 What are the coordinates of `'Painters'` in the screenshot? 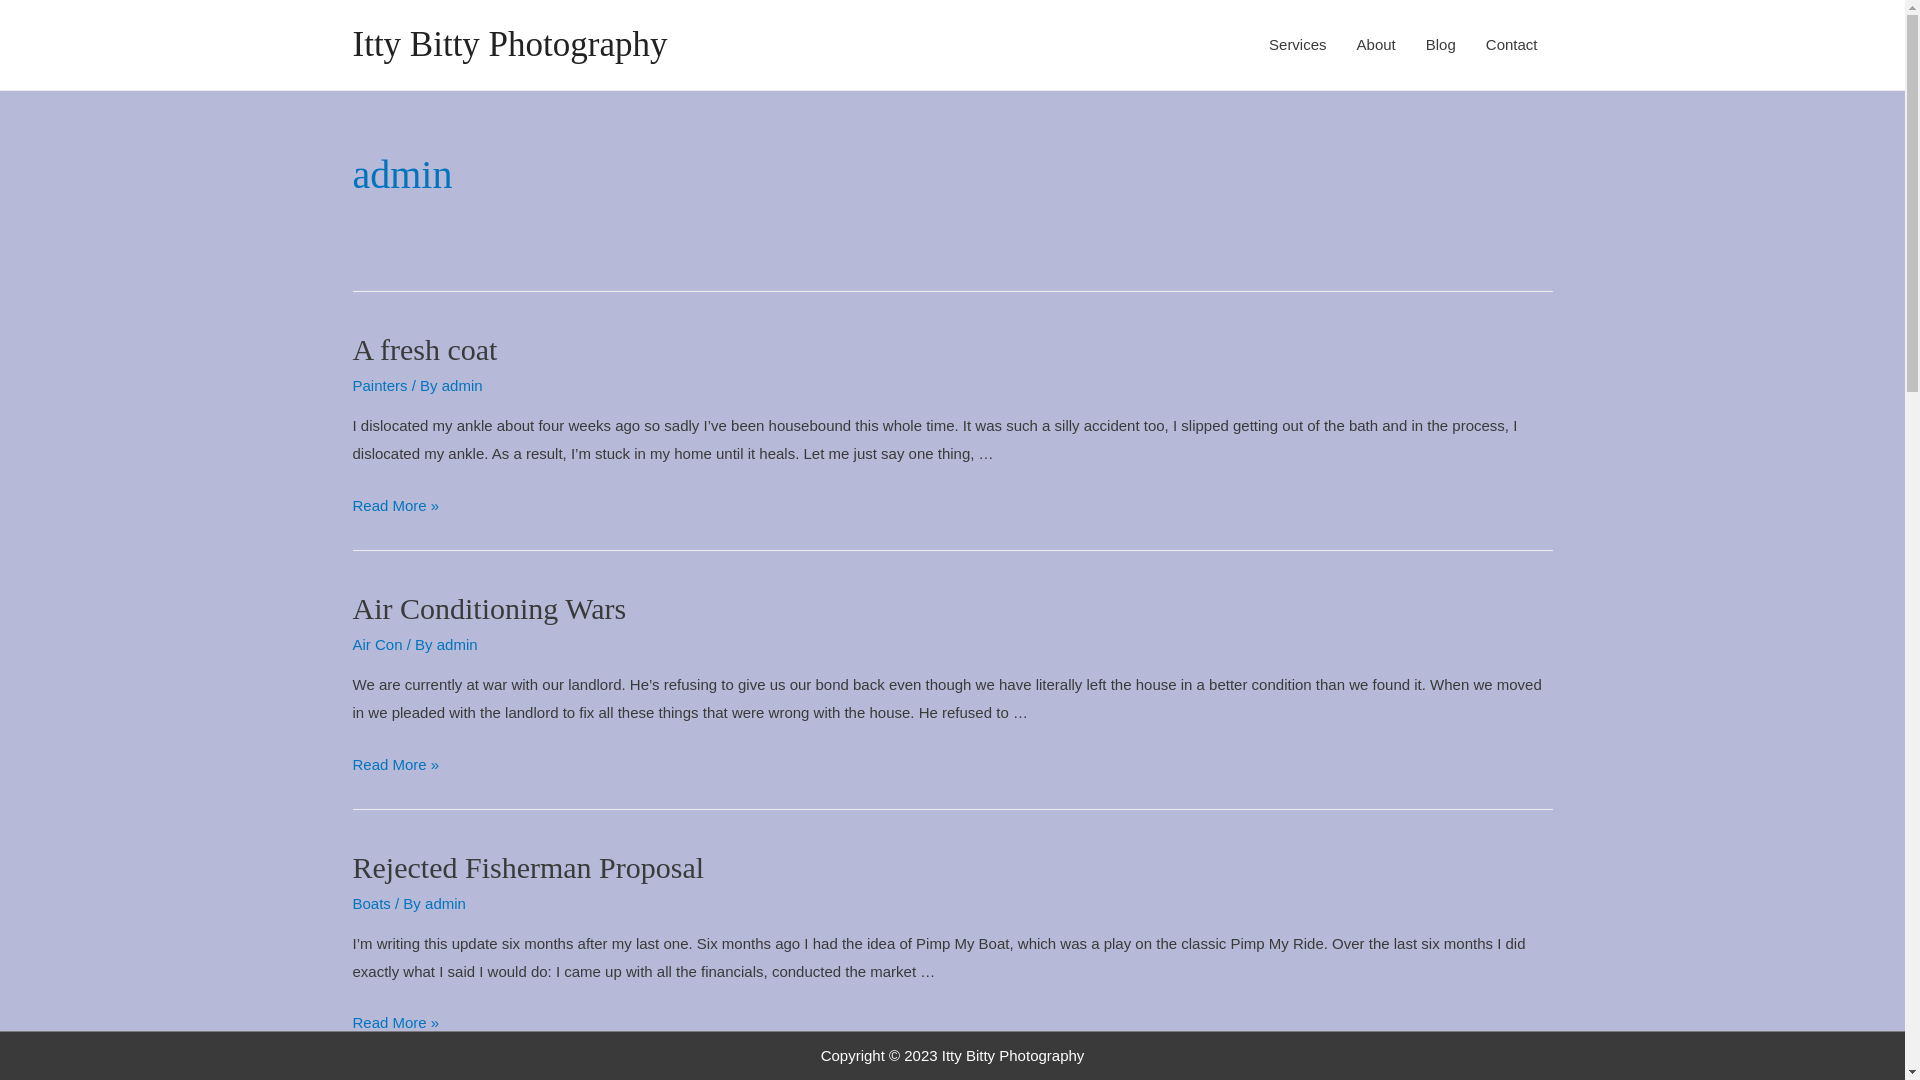 It's located at (379, 385).